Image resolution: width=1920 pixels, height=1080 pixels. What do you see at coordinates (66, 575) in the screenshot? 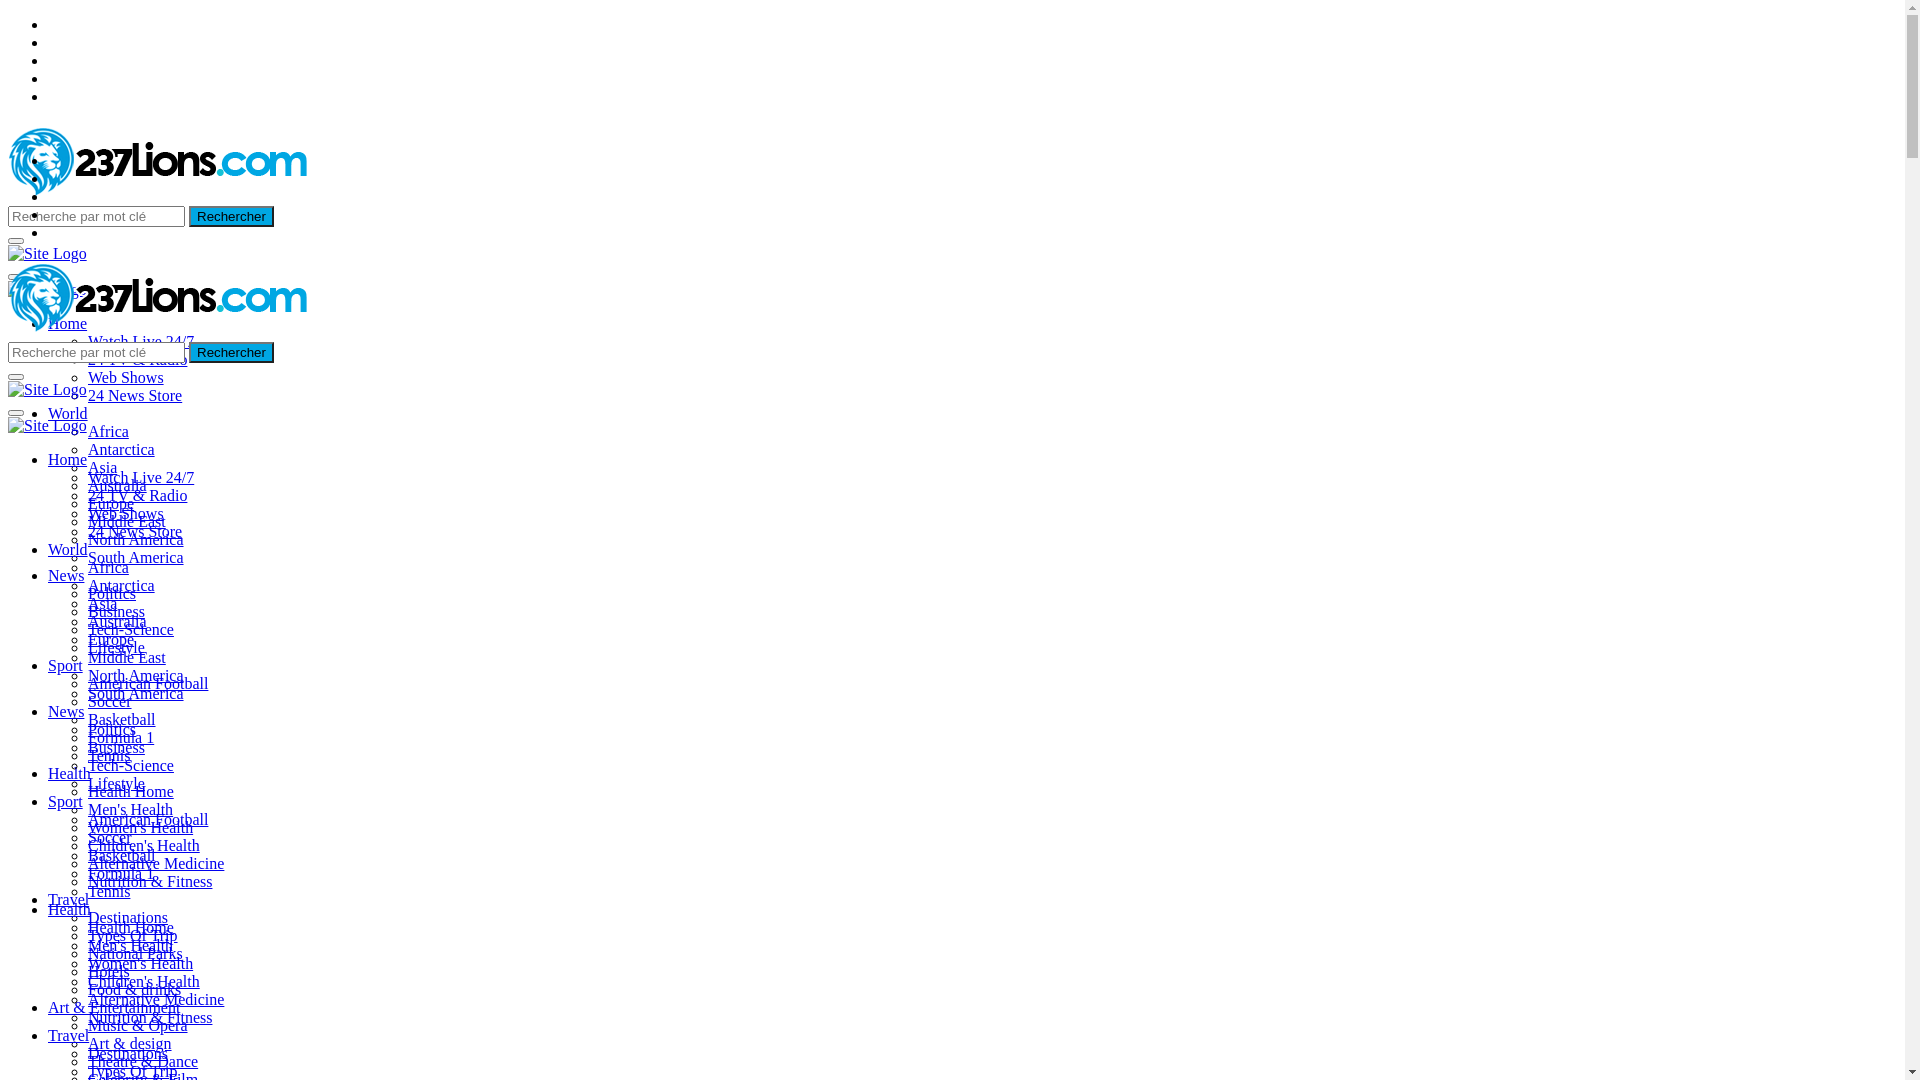
I see `'News'` at bounding box center [66, 575].